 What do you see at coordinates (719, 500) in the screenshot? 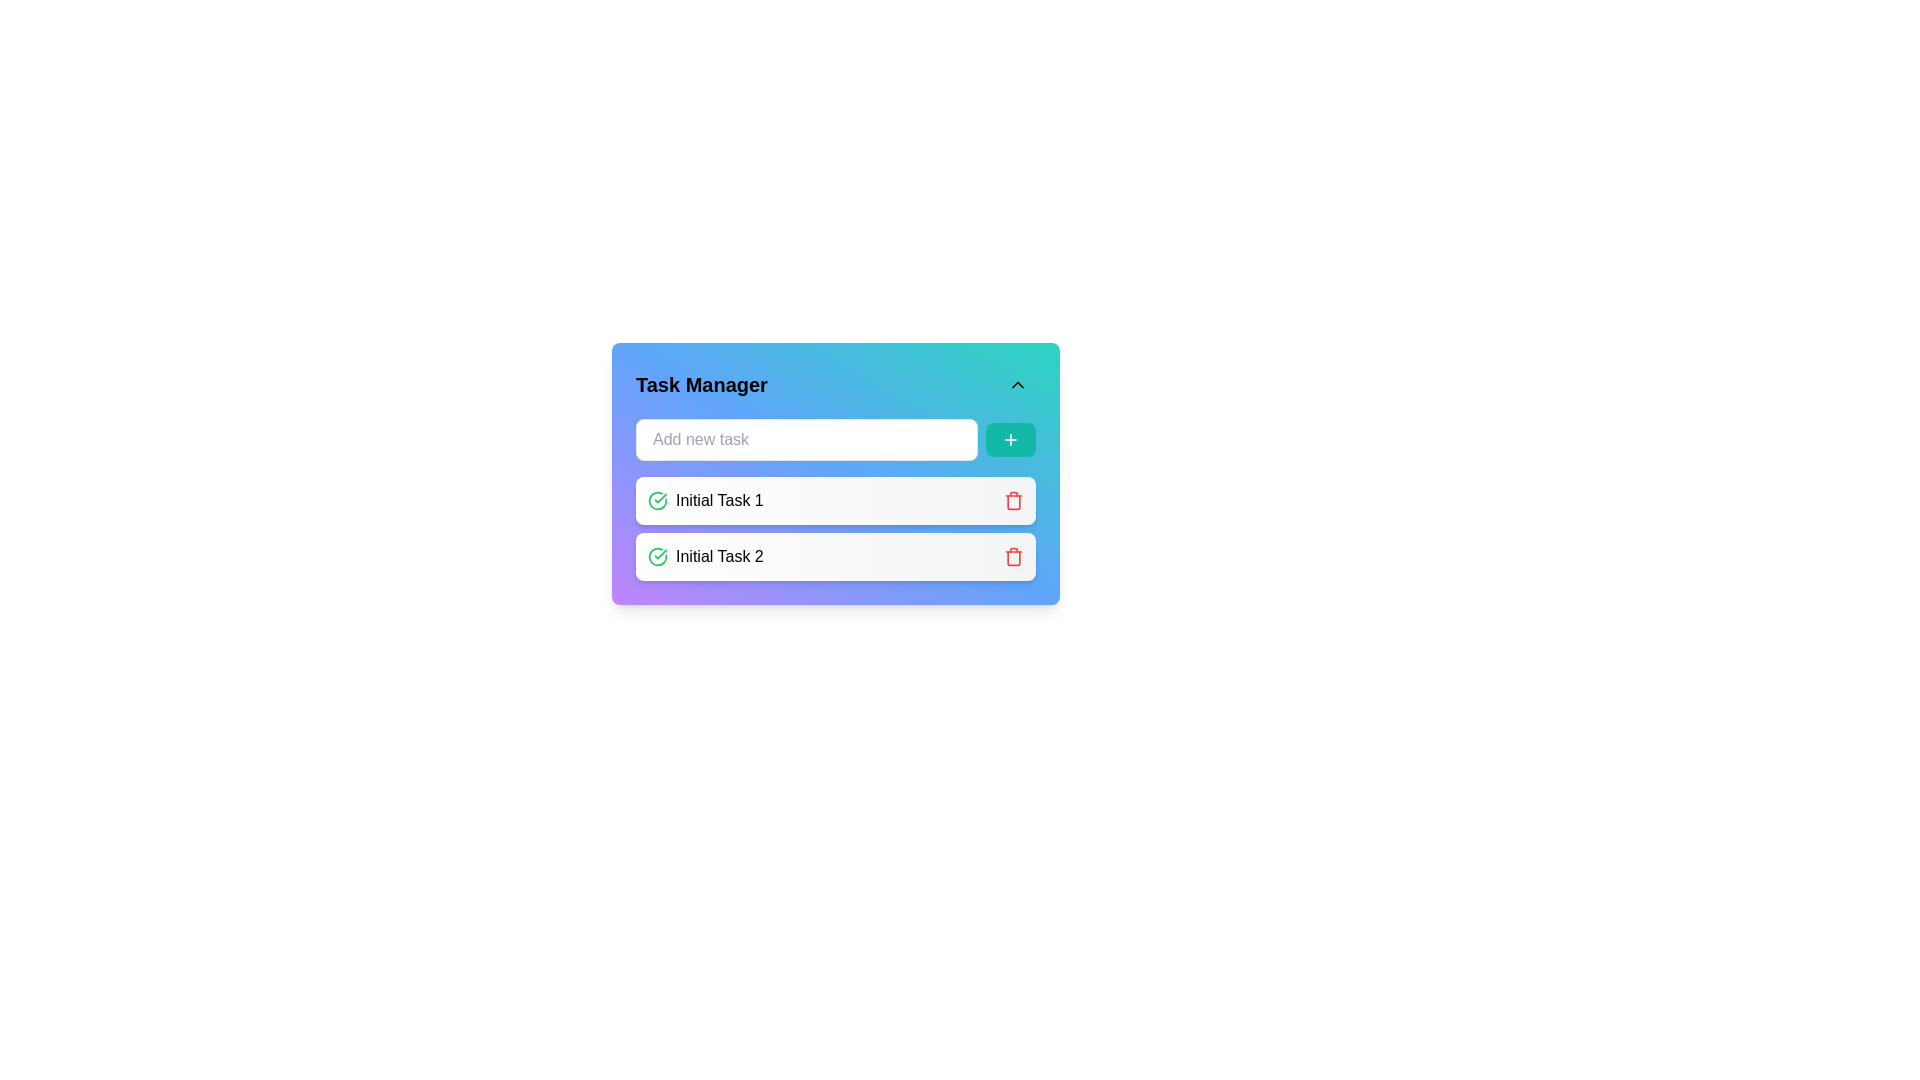
I see `the descriptive text label of the first task entry in the Task Manager interface` at bounding box center [719, 500].